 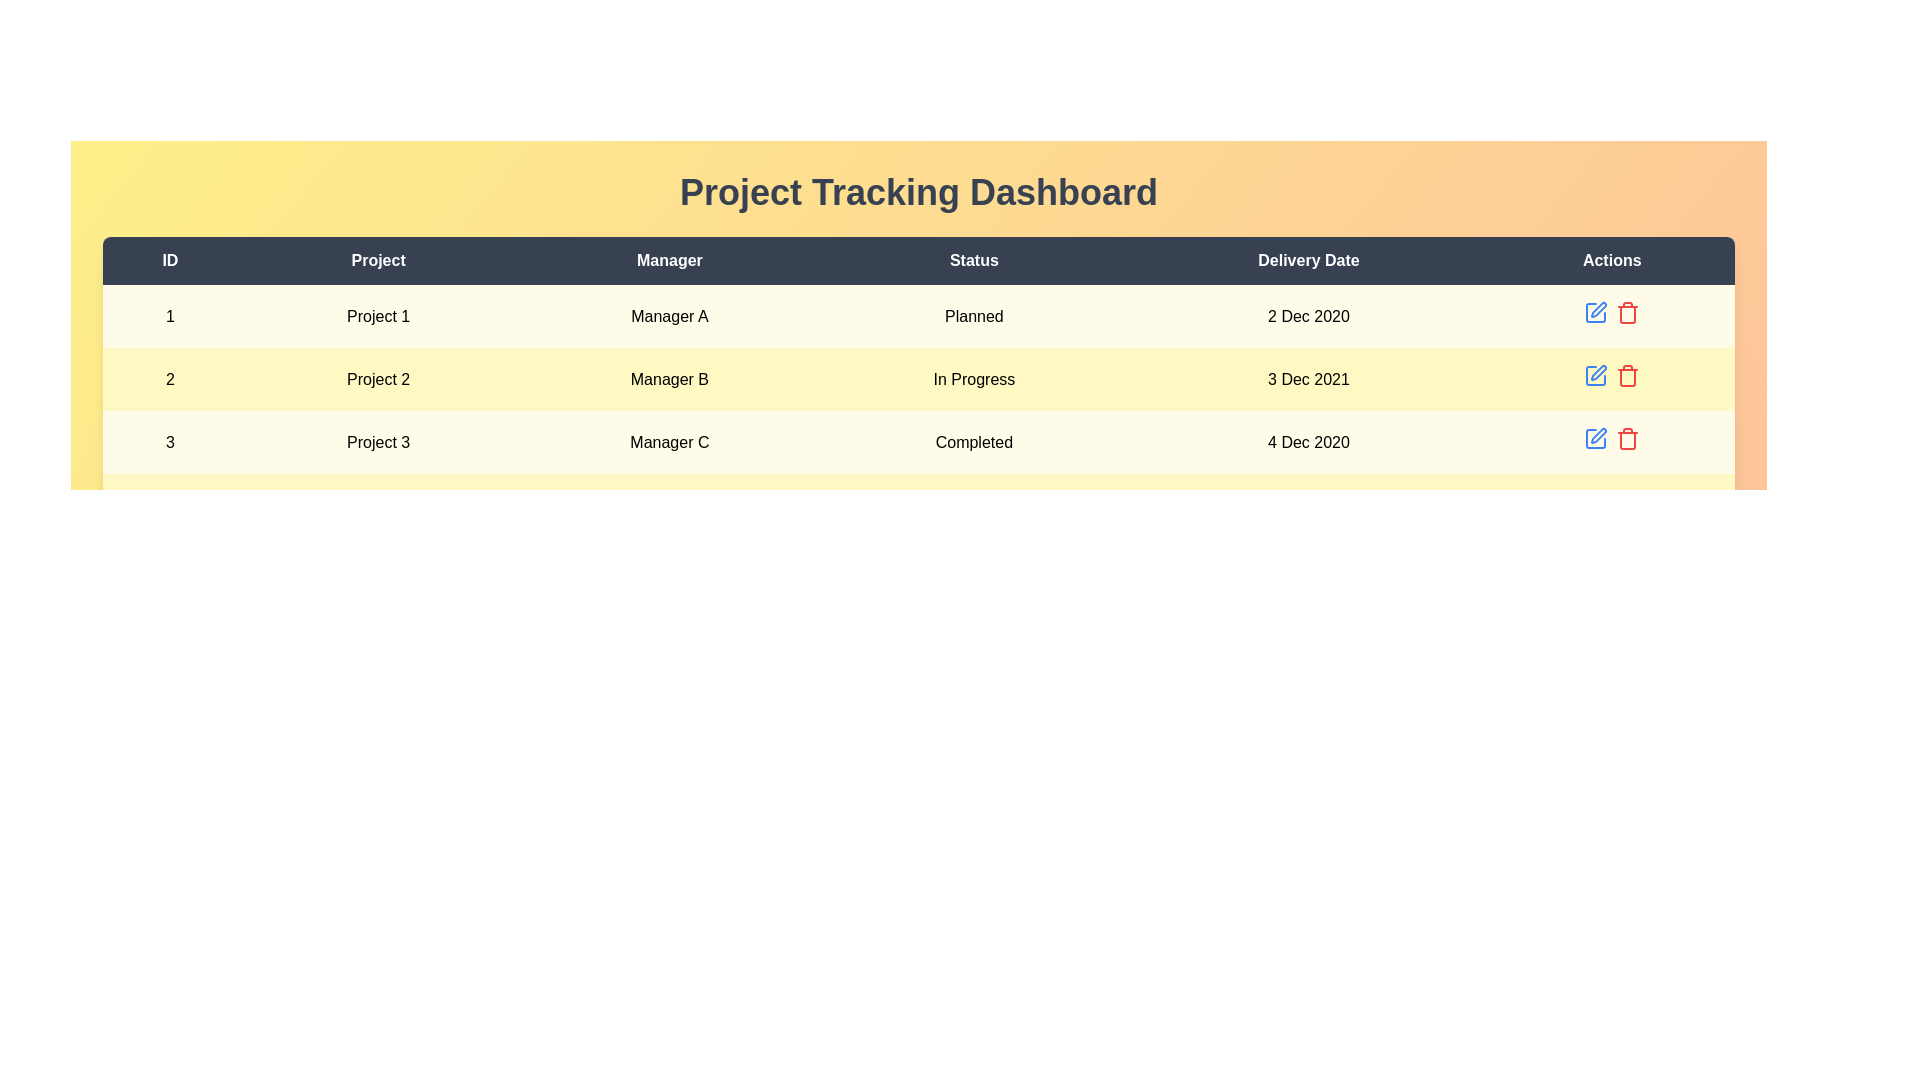 I want to click on the delete button for project 1, so click(x=1627, y=312).